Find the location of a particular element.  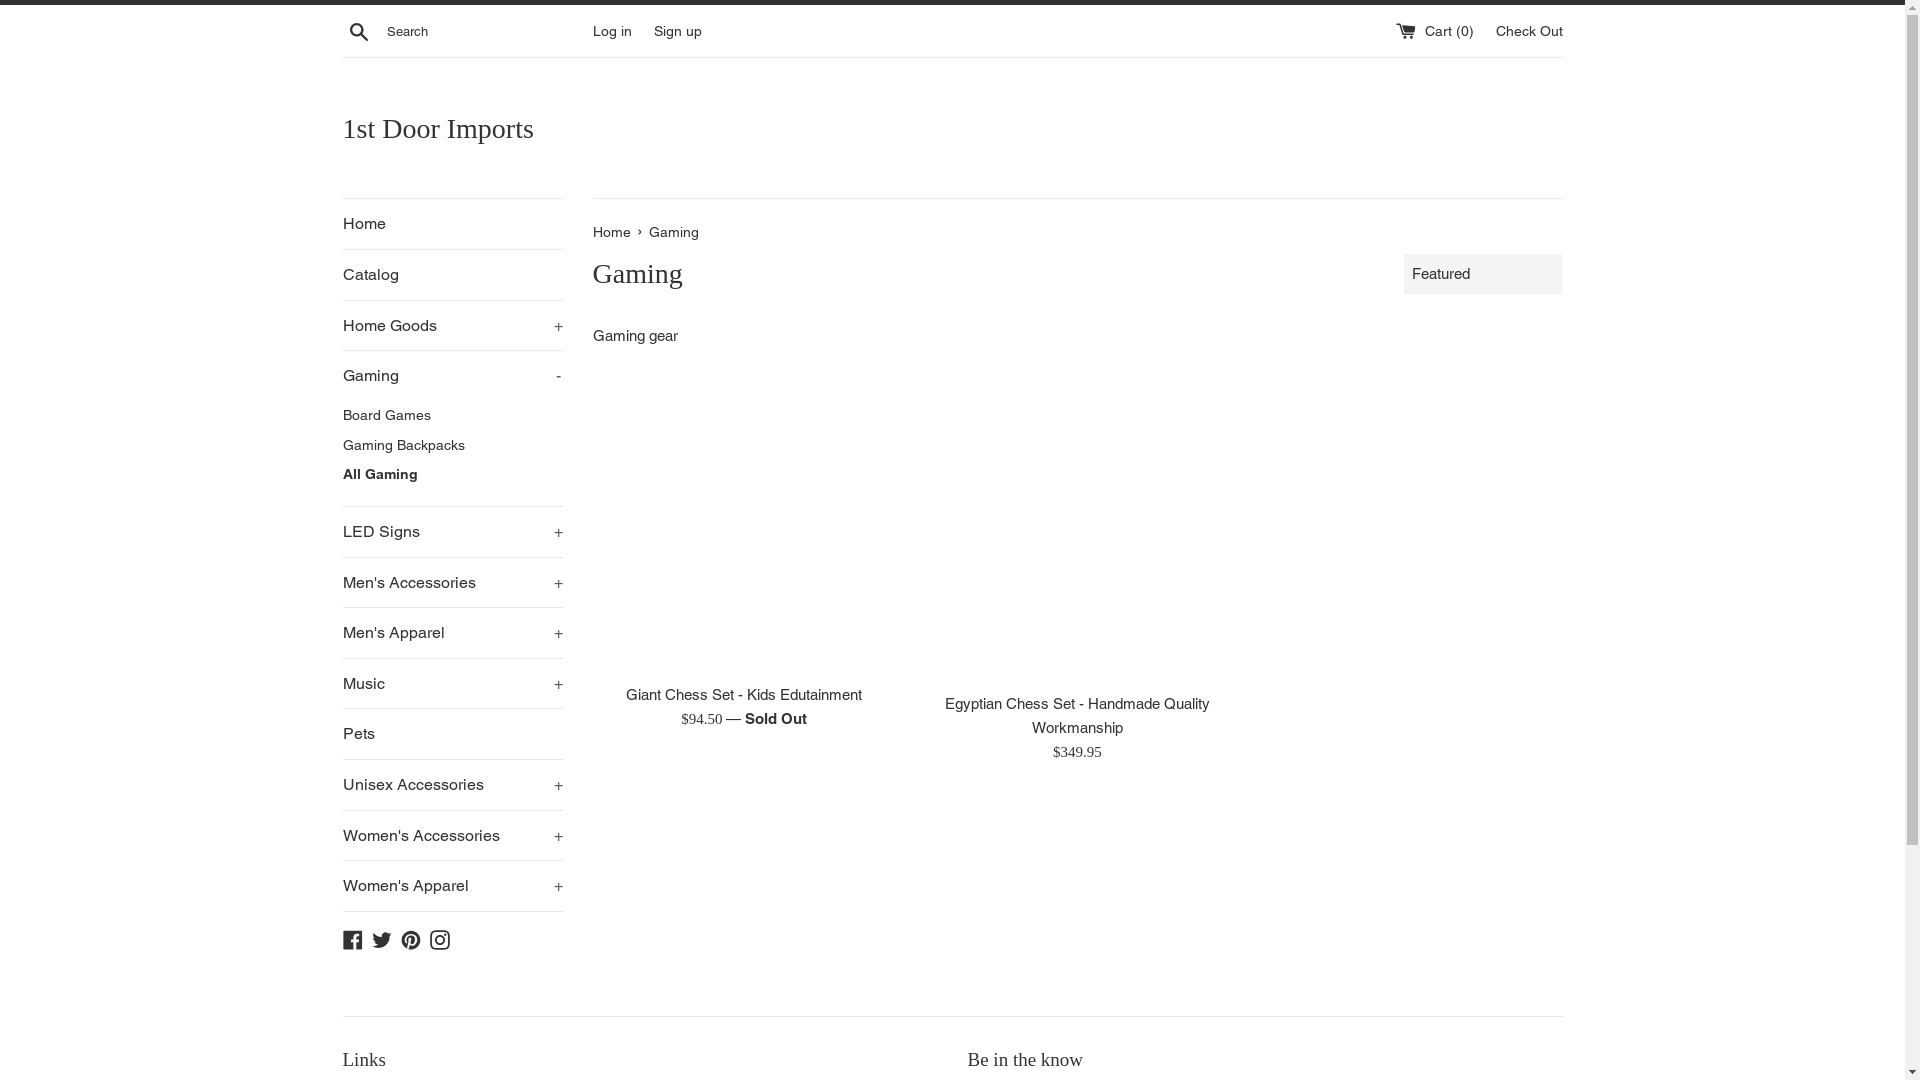

'Sign up' is located at coordinates (677, 30).